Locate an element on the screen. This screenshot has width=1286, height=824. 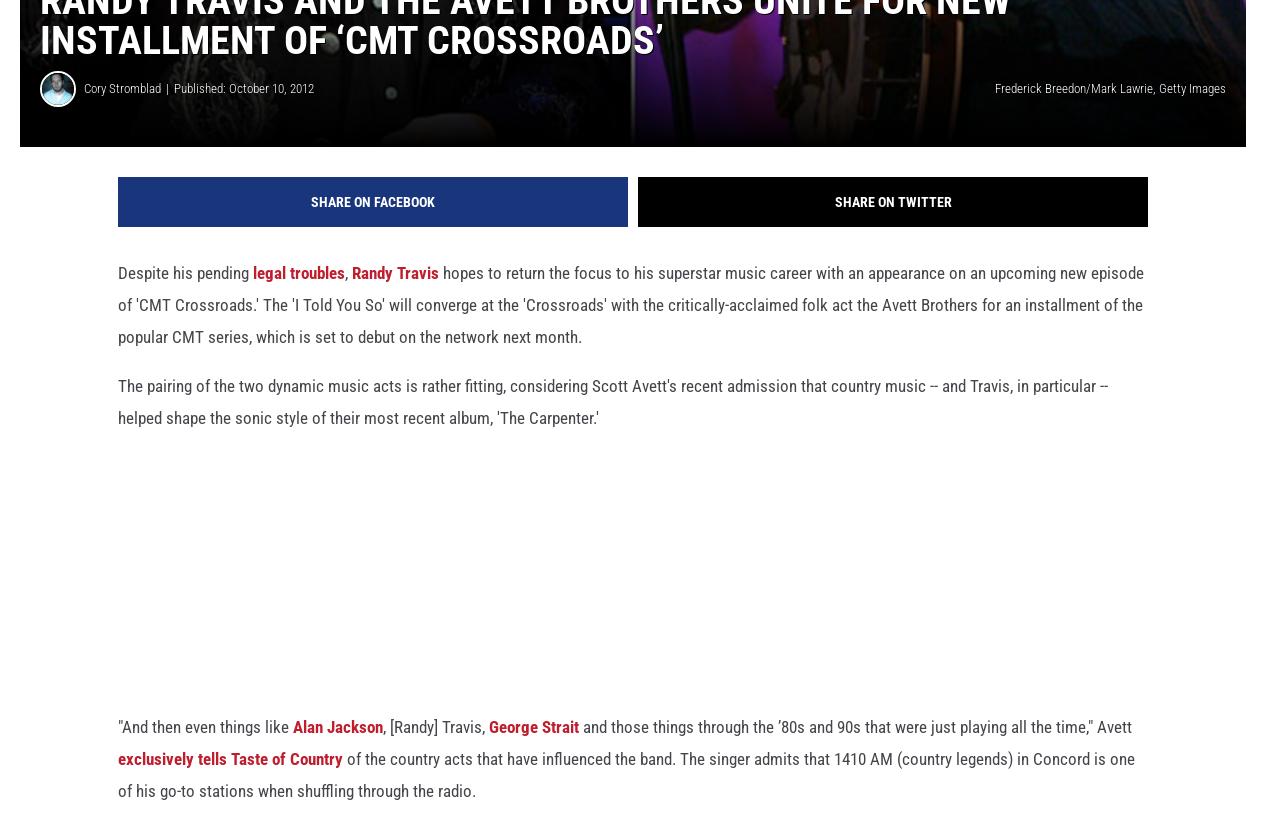
',' is located at coordinates (344, 290).